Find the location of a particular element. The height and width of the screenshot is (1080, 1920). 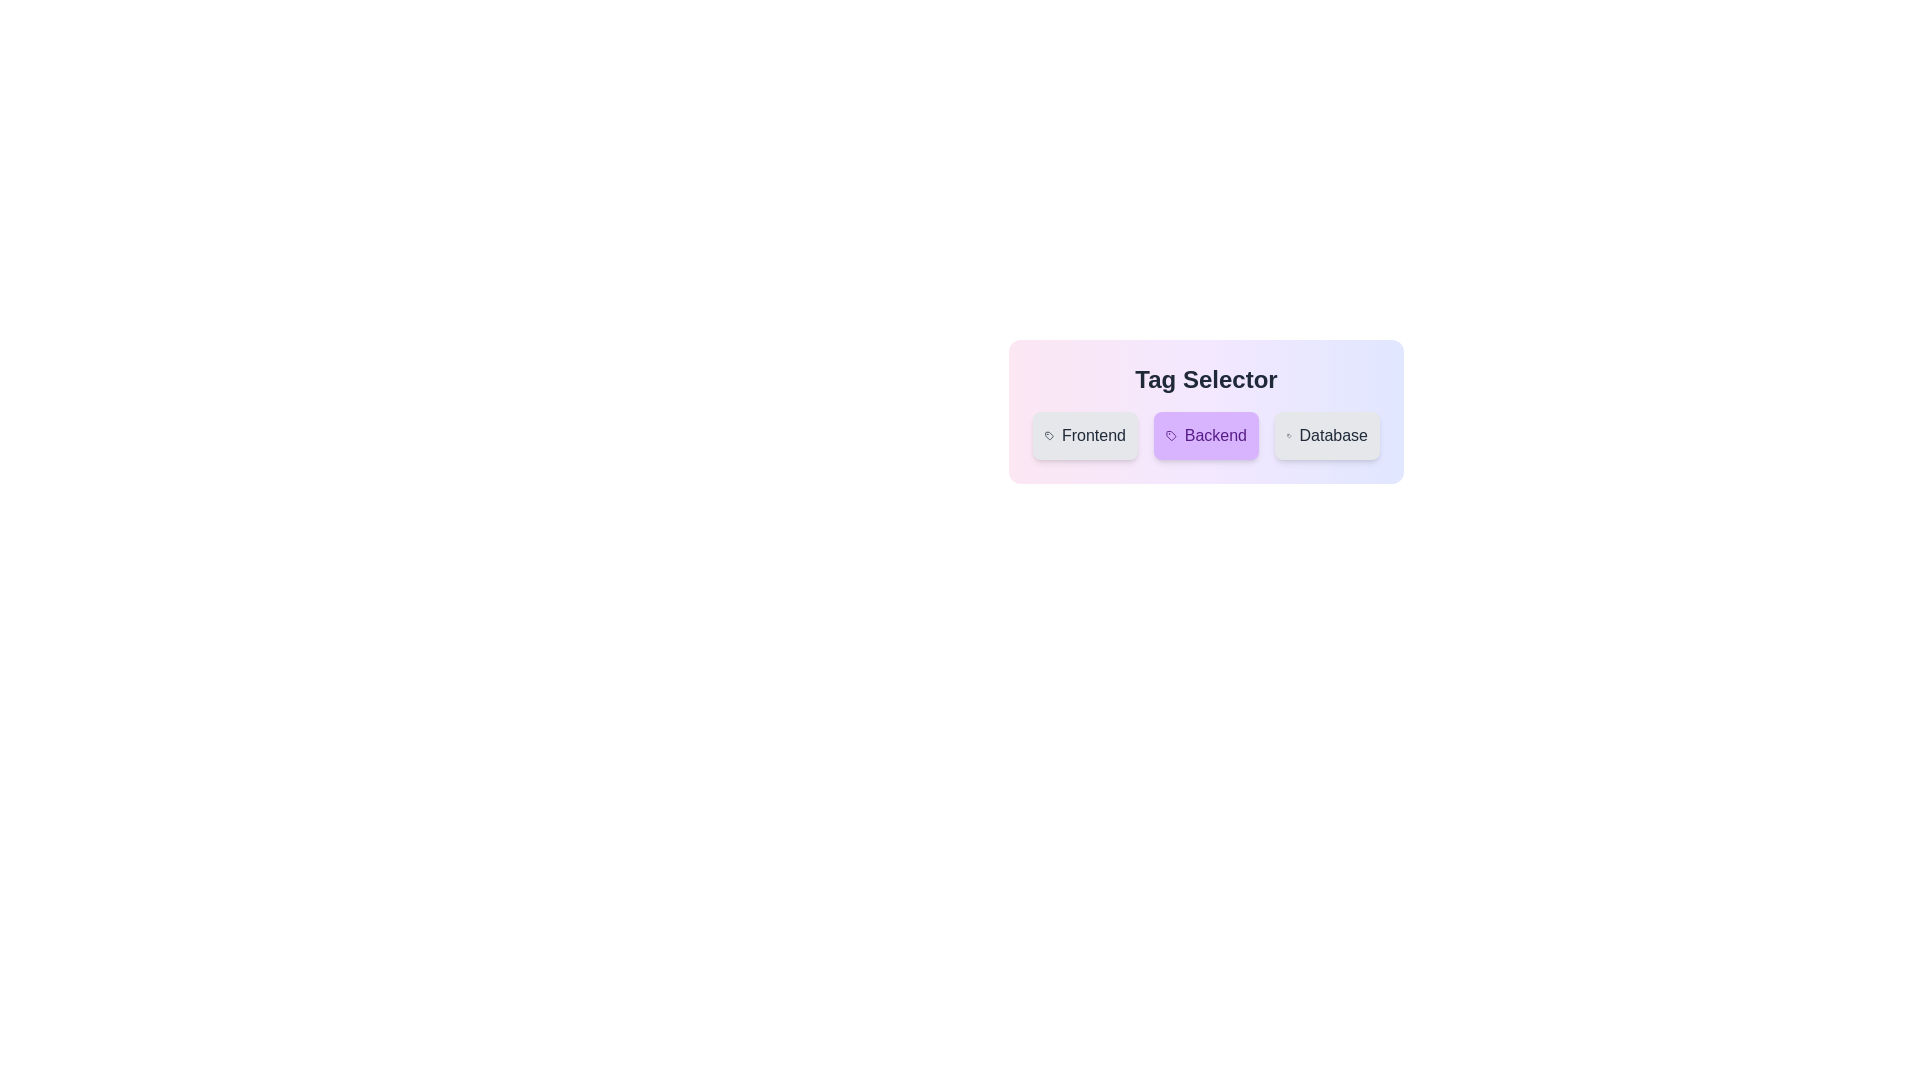

the tag Backend by clicking on it is located at coordinates (1205, 434).